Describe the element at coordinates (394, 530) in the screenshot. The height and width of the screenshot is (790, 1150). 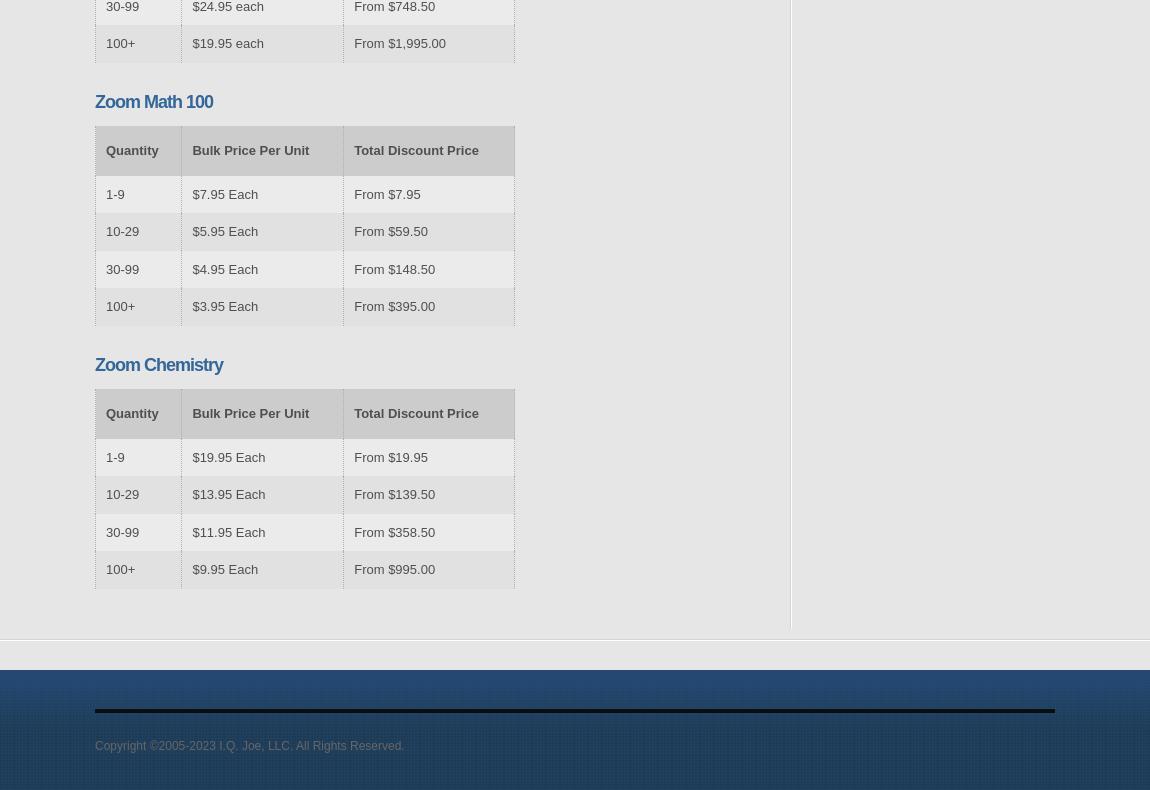
I see `'From $358.50'` at that location.